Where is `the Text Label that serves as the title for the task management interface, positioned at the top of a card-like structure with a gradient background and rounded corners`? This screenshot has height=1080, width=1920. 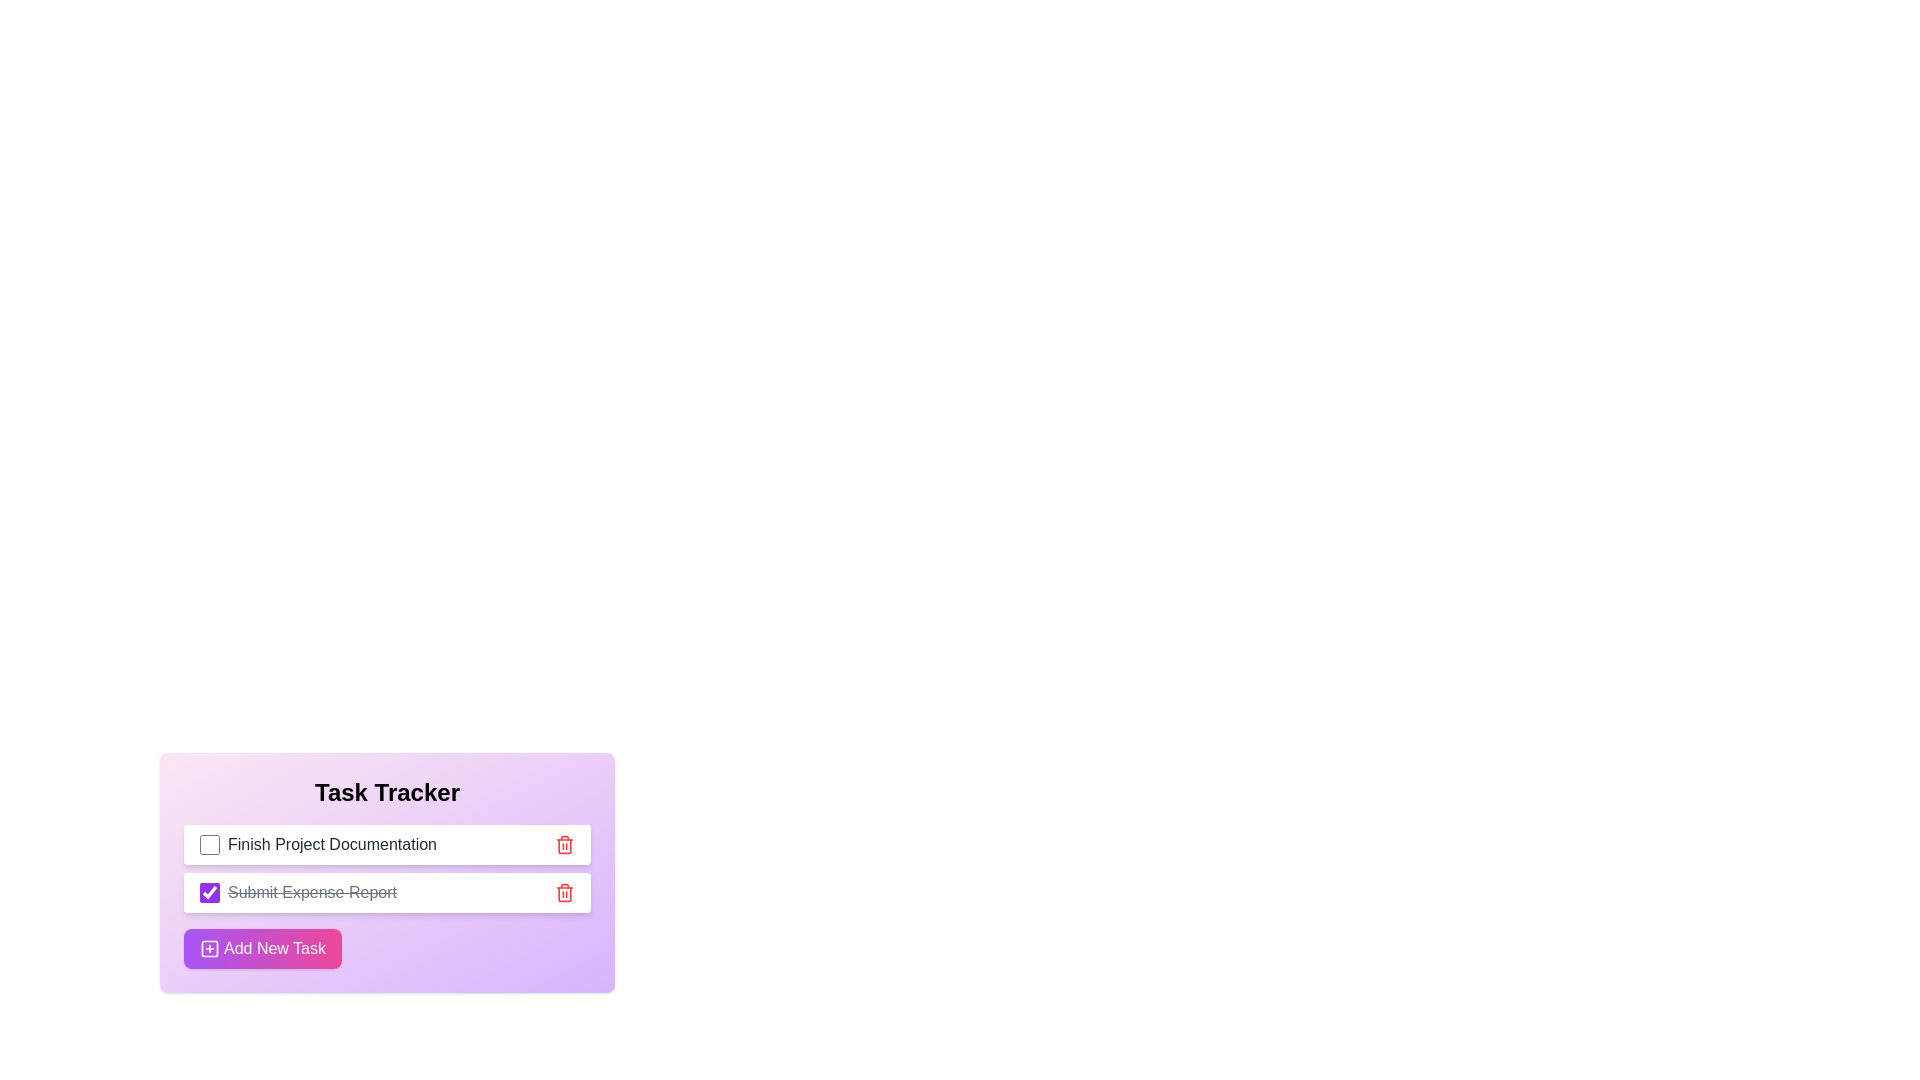
the Text Label that serves as the title for the task management interface, positioned at the top of a card-like structure with a gradient background and rounded corners is located at coordinates (387, 792).